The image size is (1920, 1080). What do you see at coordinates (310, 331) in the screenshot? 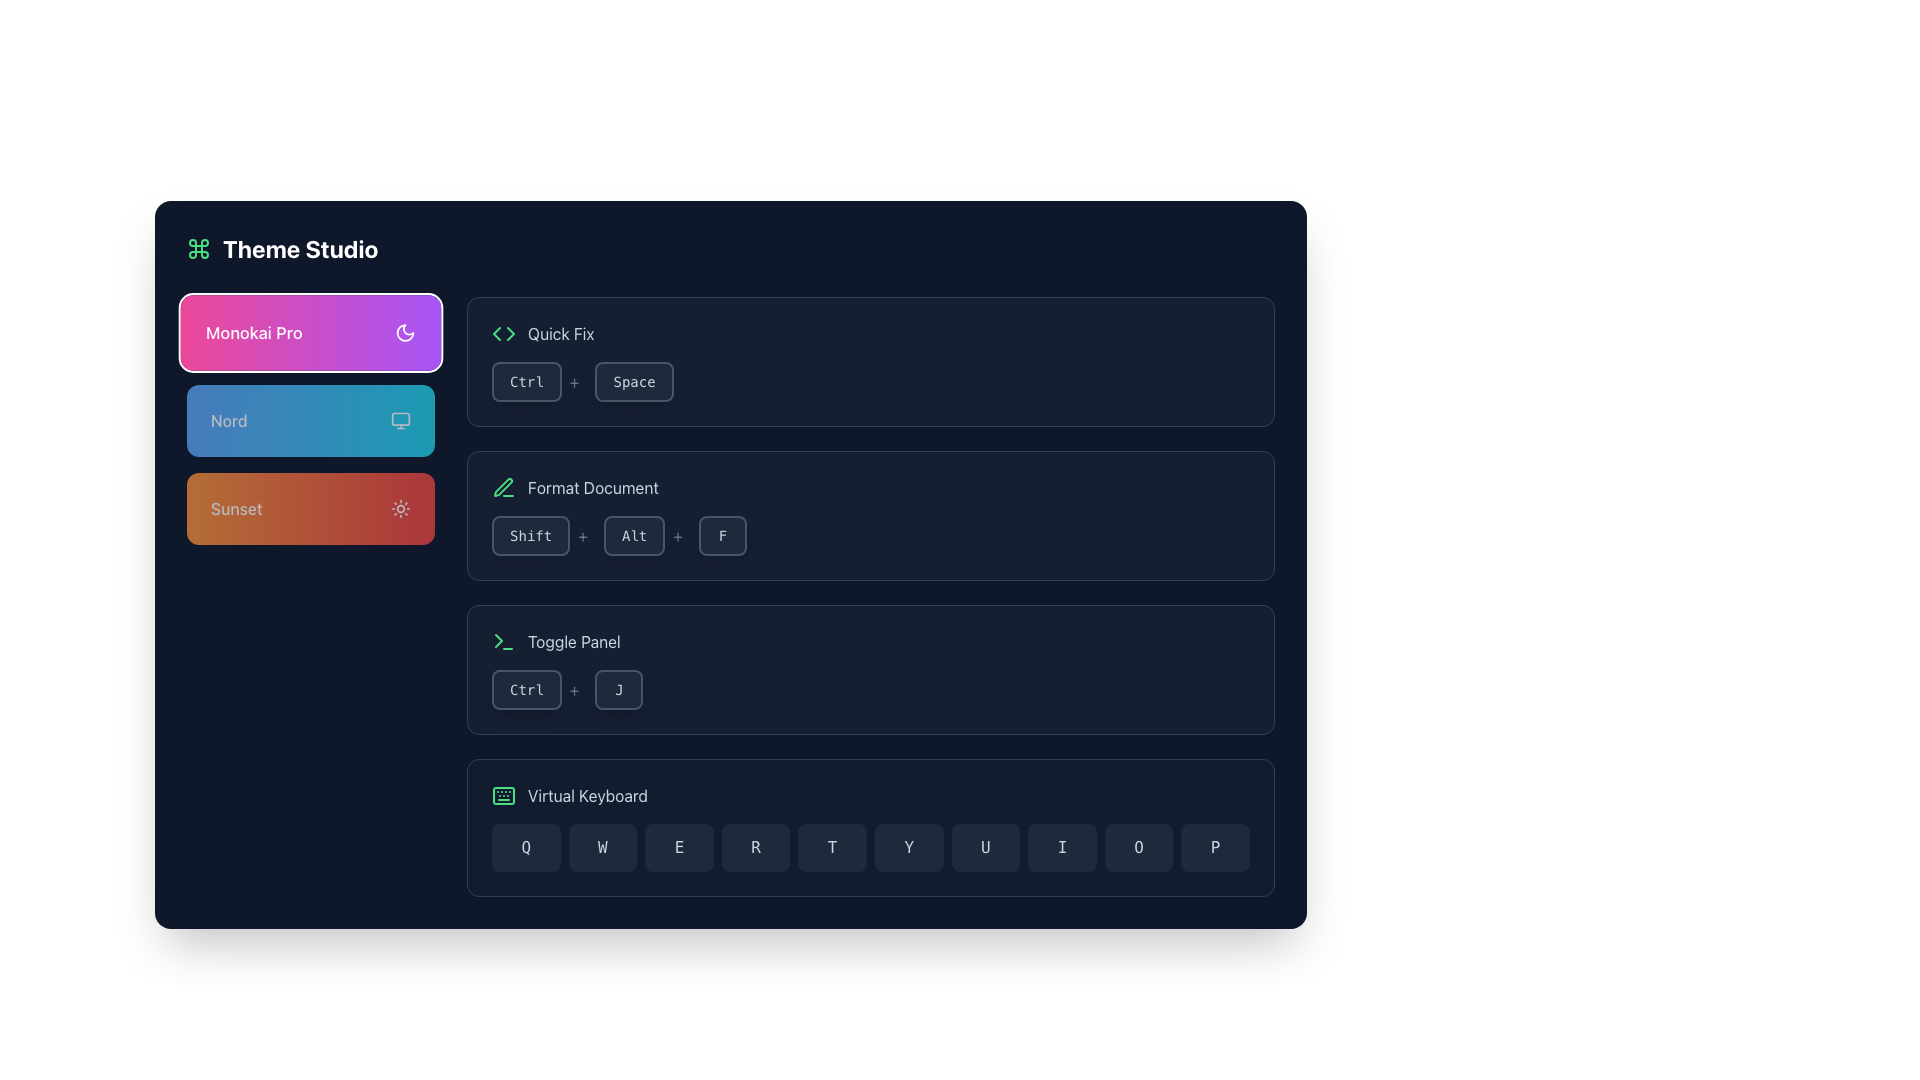
I see `the 'Monokai Pro' theme button located at the top of the theme options list in the left sidebar` at bounding box center [310, 331].